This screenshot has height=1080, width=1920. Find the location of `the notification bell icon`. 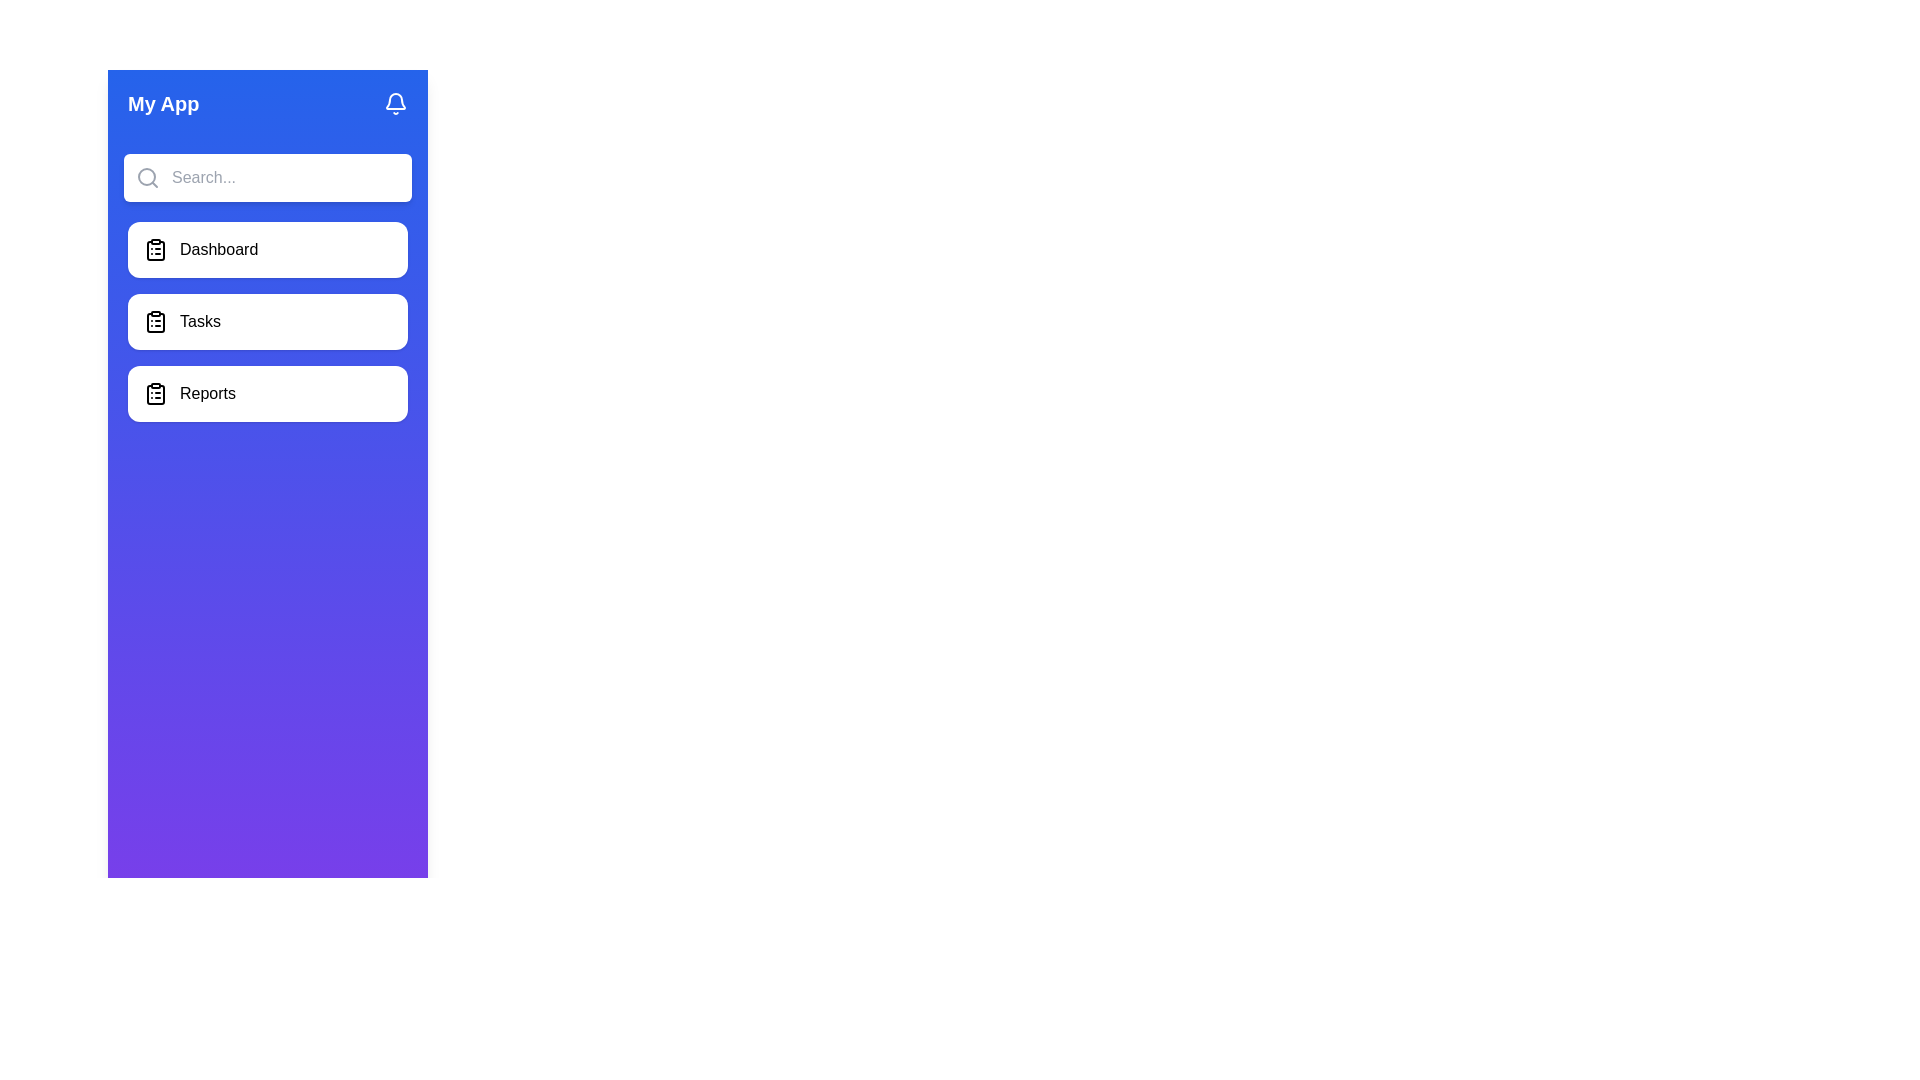

the notification bell icon is located at coordinates (395, 104).